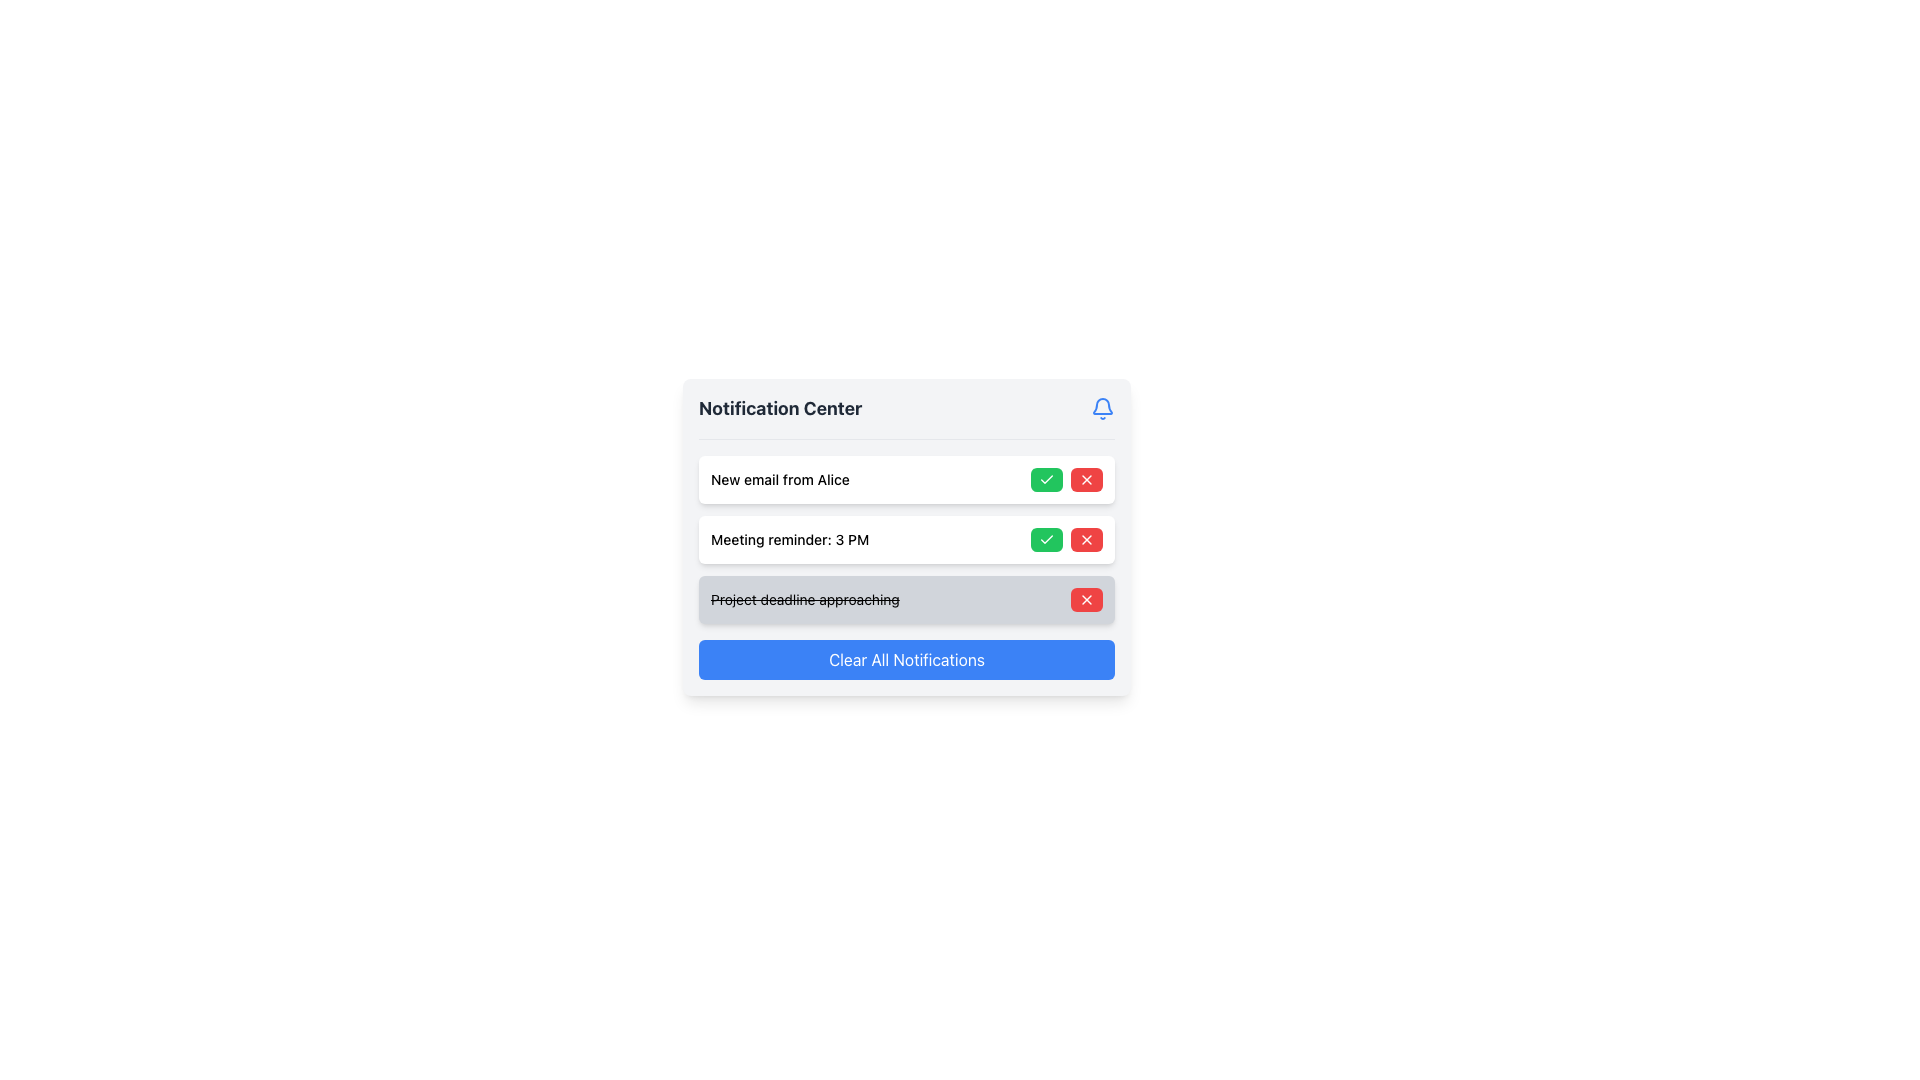 The image size is (1920, 1080). I want to click on the text label displaying 'Meeting reminder: 3 PM' in the Notification Center, which is the second notification entry in the list, so click(789, 540).